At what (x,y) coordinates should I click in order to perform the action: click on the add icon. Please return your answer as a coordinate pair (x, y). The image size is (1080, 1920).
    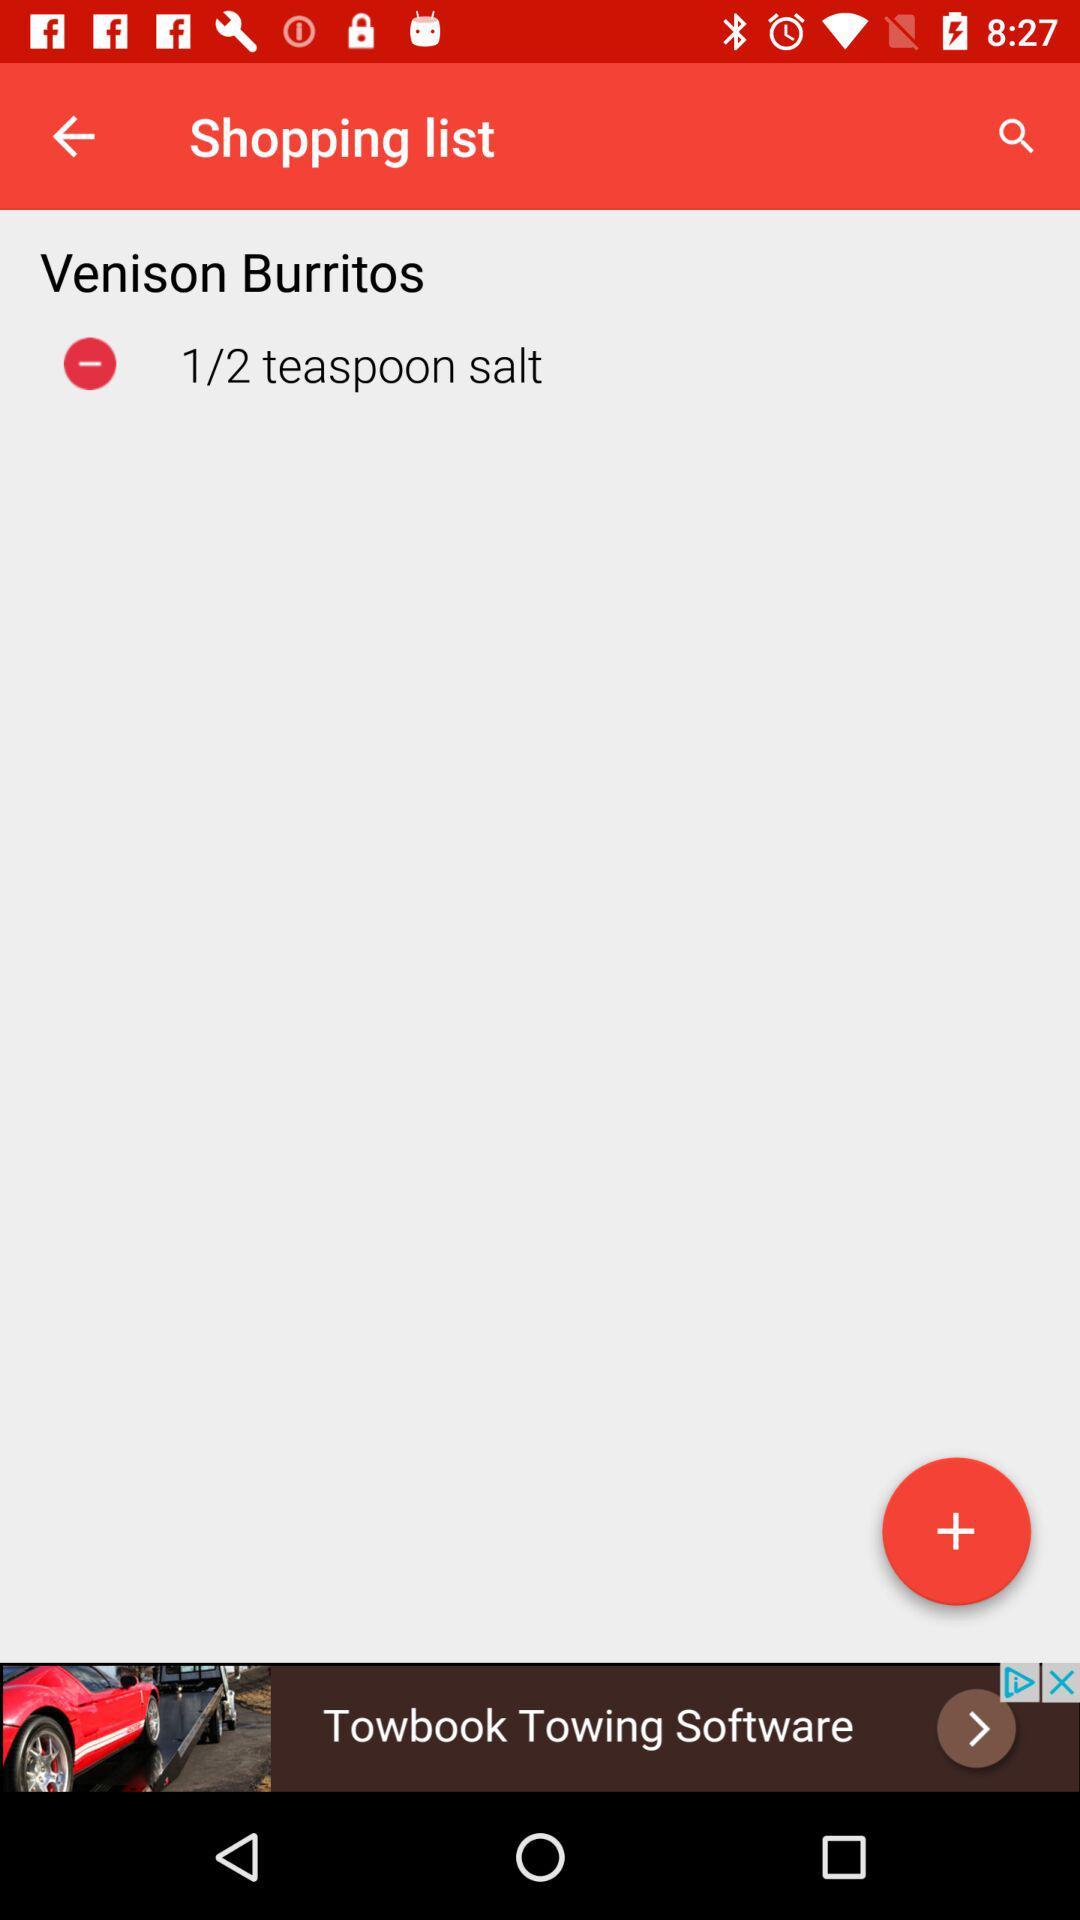
    Looking at the image, I should click on (955, 1538).